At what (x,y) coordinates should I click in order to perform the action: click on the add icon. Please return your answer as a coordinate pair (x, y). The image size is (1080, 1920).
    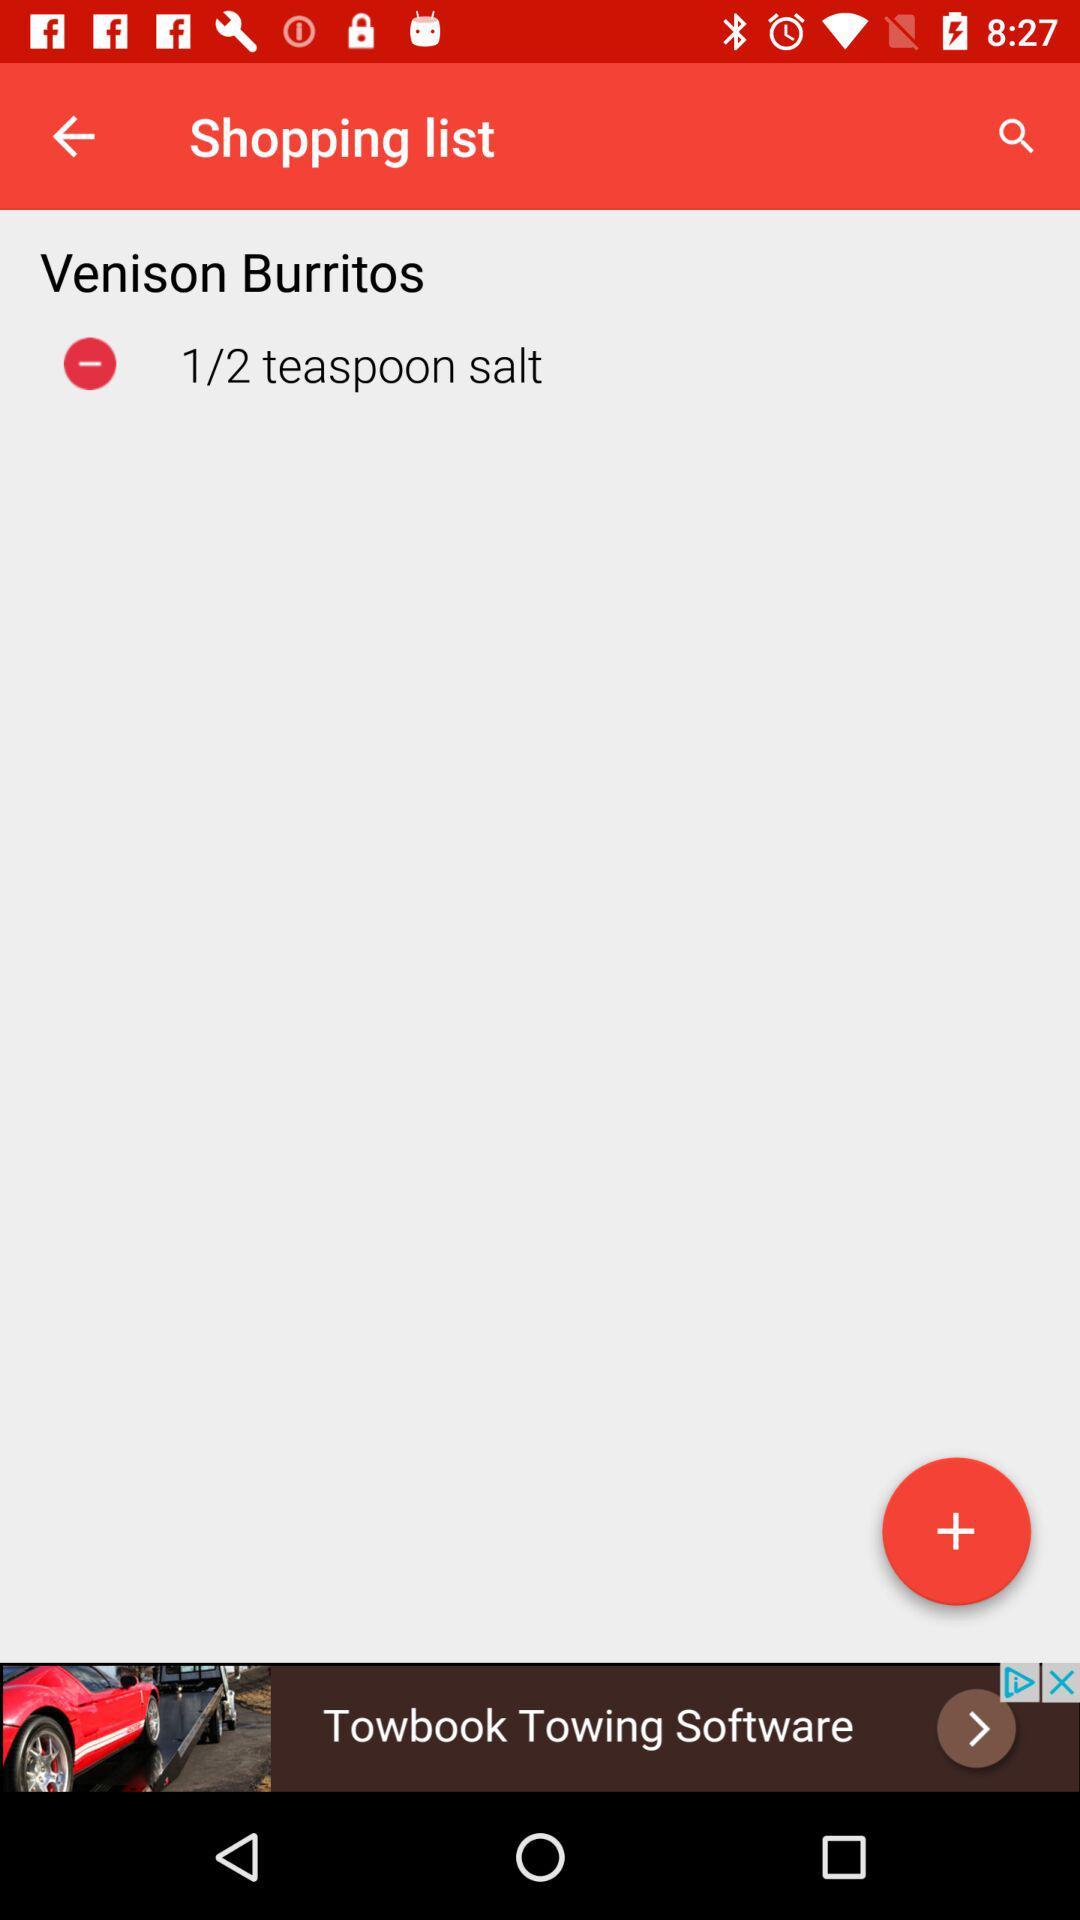
    Looking at the image, I should click on (955, 1538).